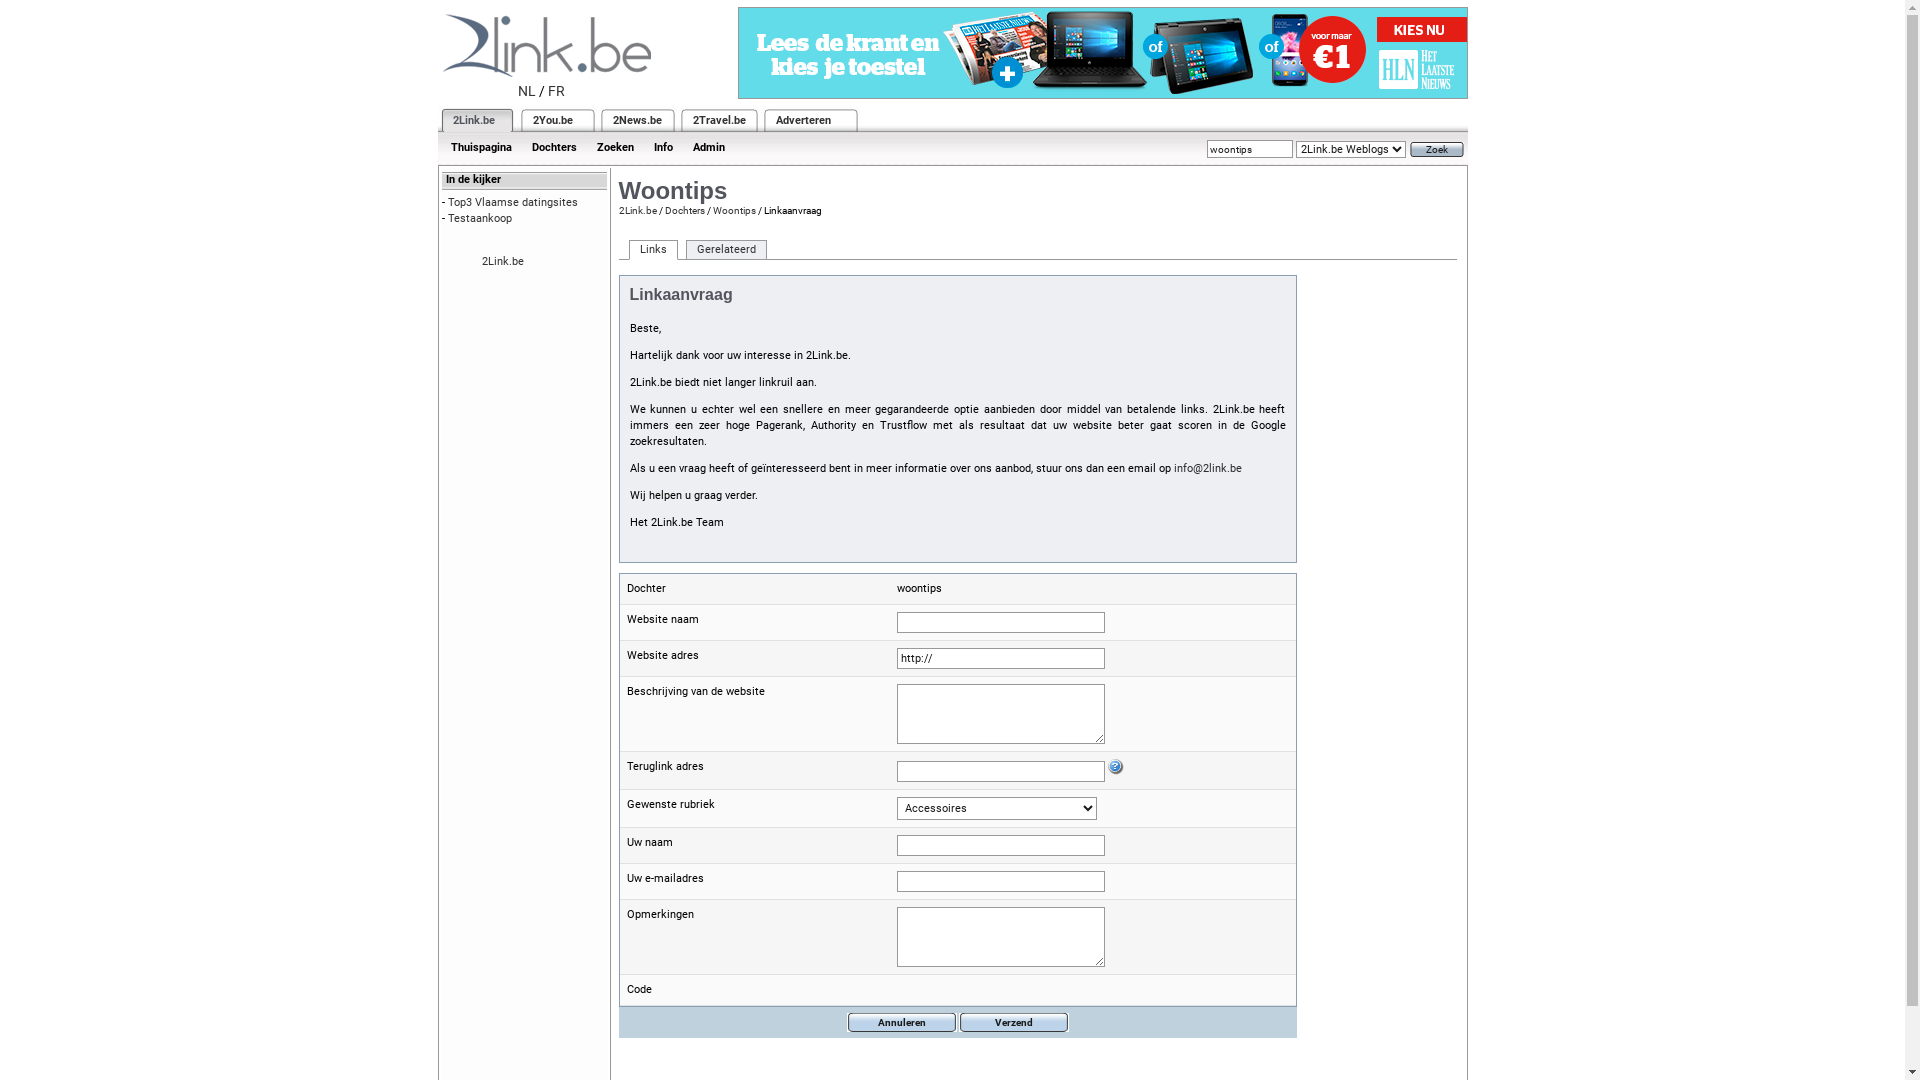 Image resolution: width=1920 pixels, height=1080 pixels. Describe the element at coordinates (708, 146) in the screenshot. I see `'Admin'` at that location.